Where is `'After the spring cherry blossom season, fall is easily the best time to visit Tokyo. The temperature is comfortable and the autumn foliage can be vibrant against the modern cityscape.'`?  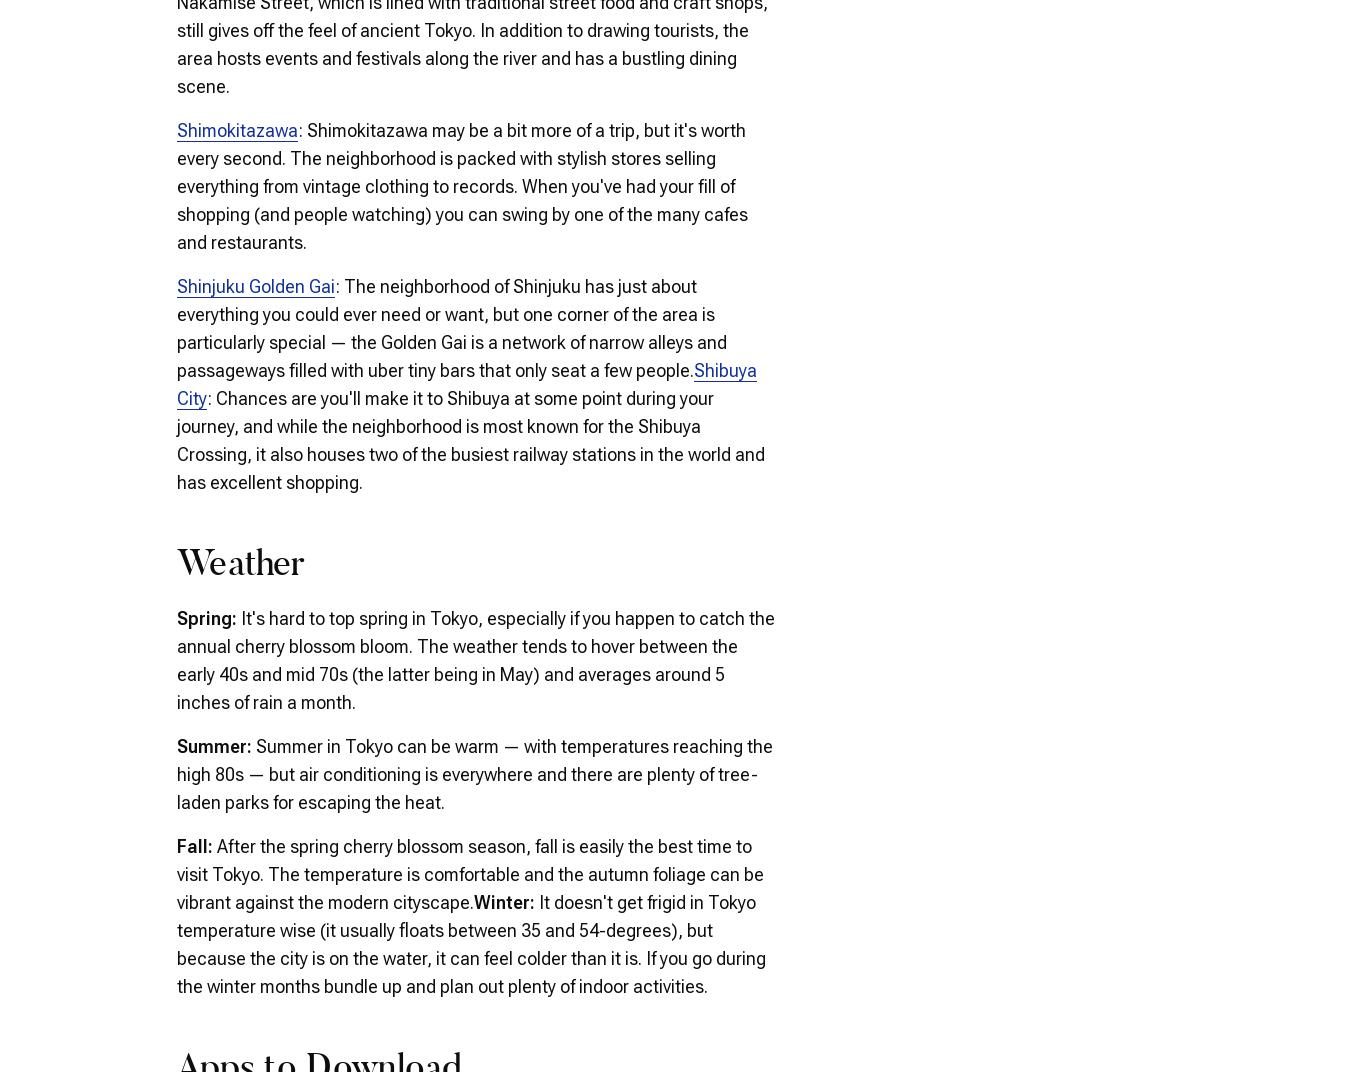
'After the spring cherry blossom season, fall is easily the best time to visit Tokyo. The temperature is comfortable and the autumn foliage can be vibrant against the modern cityscape.' is located at coordinates (469, 873).